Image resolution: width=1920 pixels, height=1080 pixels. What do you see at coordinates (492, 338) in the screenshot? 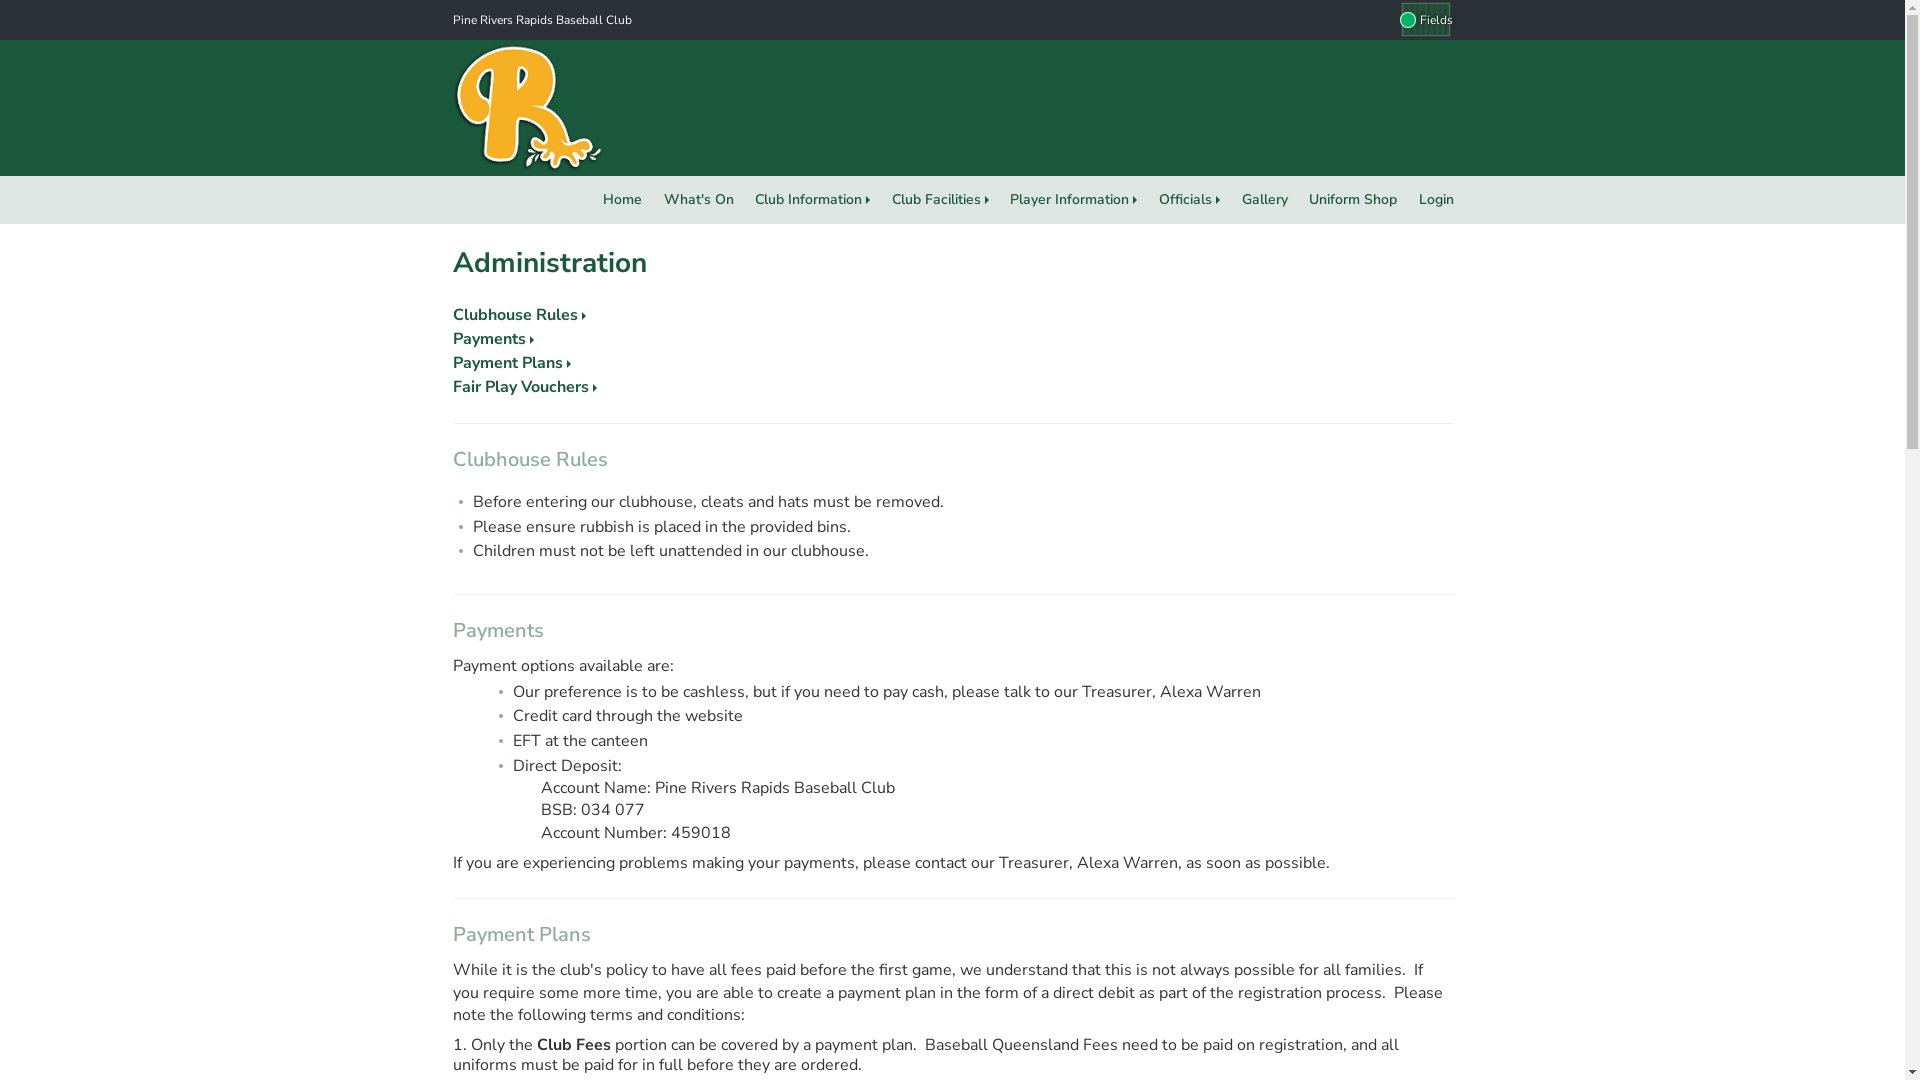
I see `'Payments'` at bounding box center [492, 338].